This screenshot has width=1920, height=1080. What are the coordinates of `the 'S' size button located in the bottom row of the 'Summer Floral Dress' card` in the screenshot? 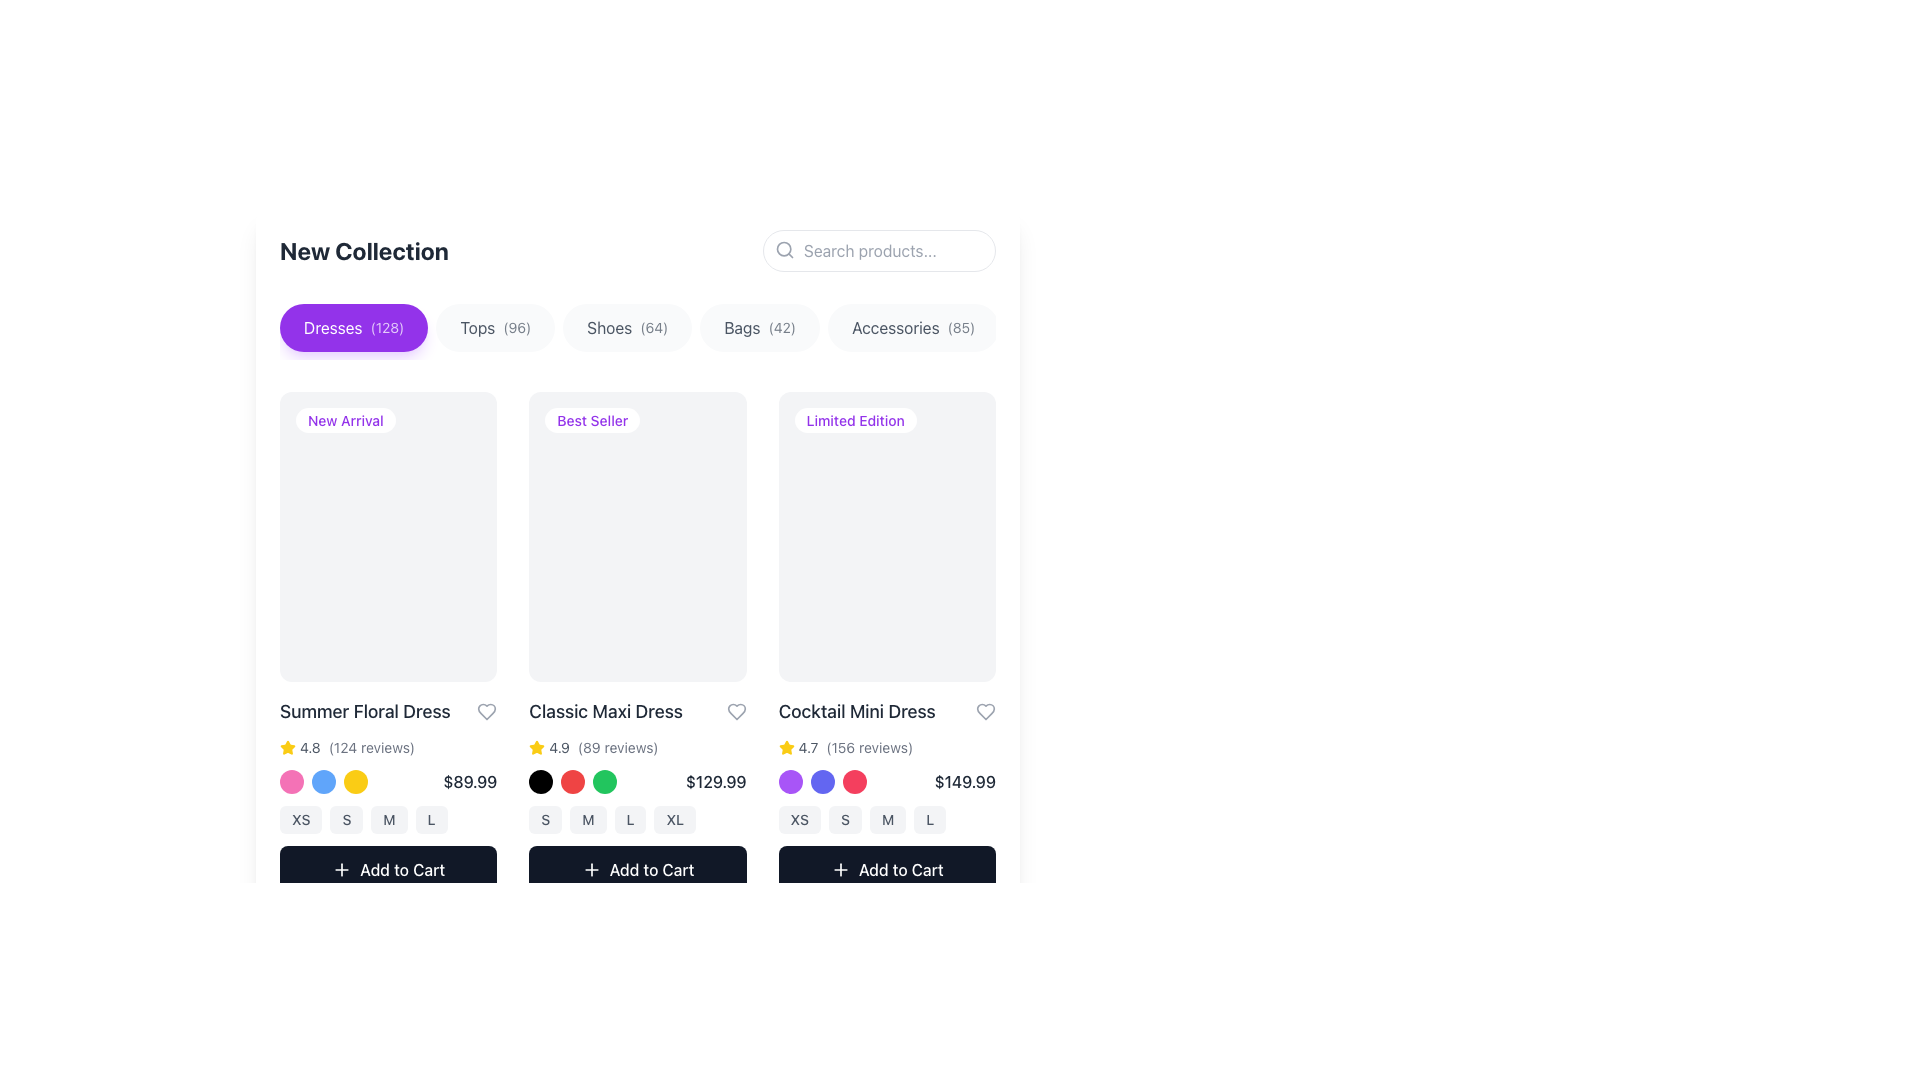 It's located at (346, 819).